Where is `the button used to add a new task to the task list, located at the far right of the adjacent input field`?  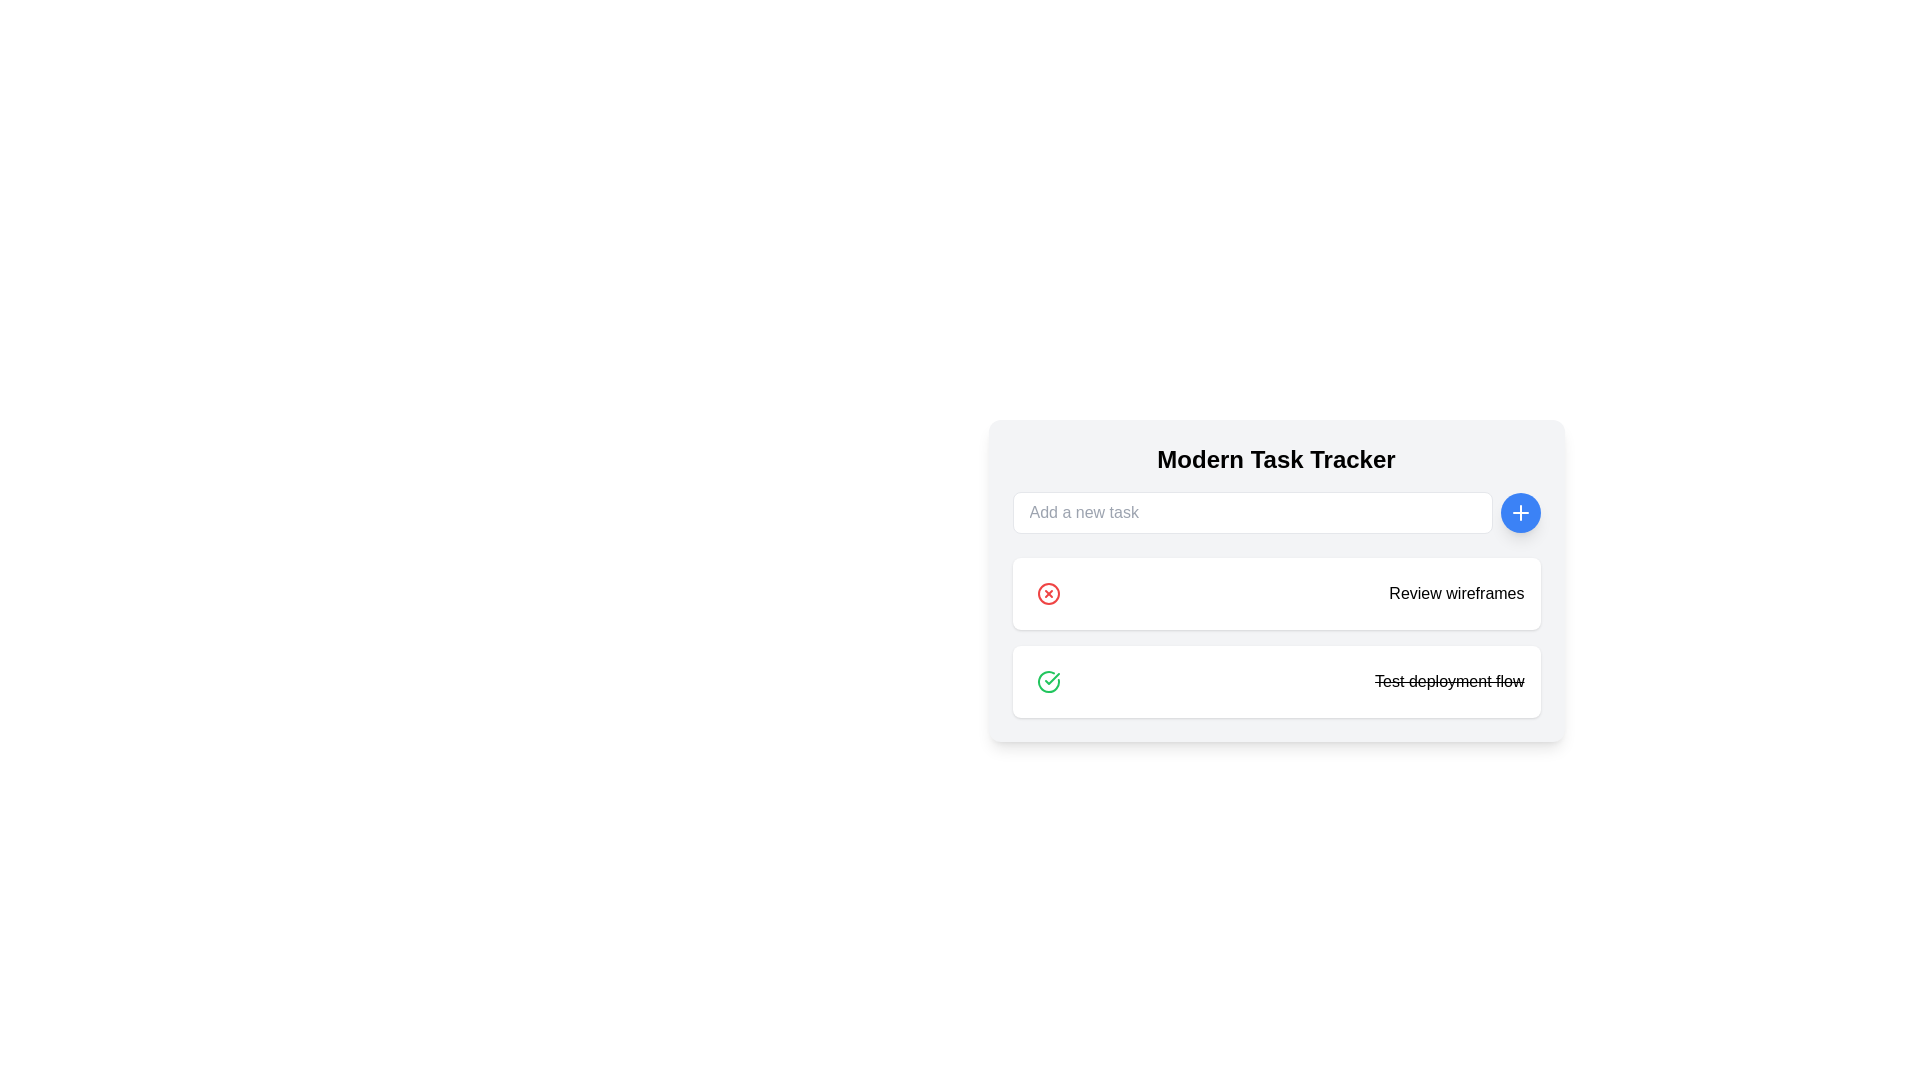
the button used to add a new task to the task list, located at the far right of the adjacent input field is located at coordinates (1520, 512).